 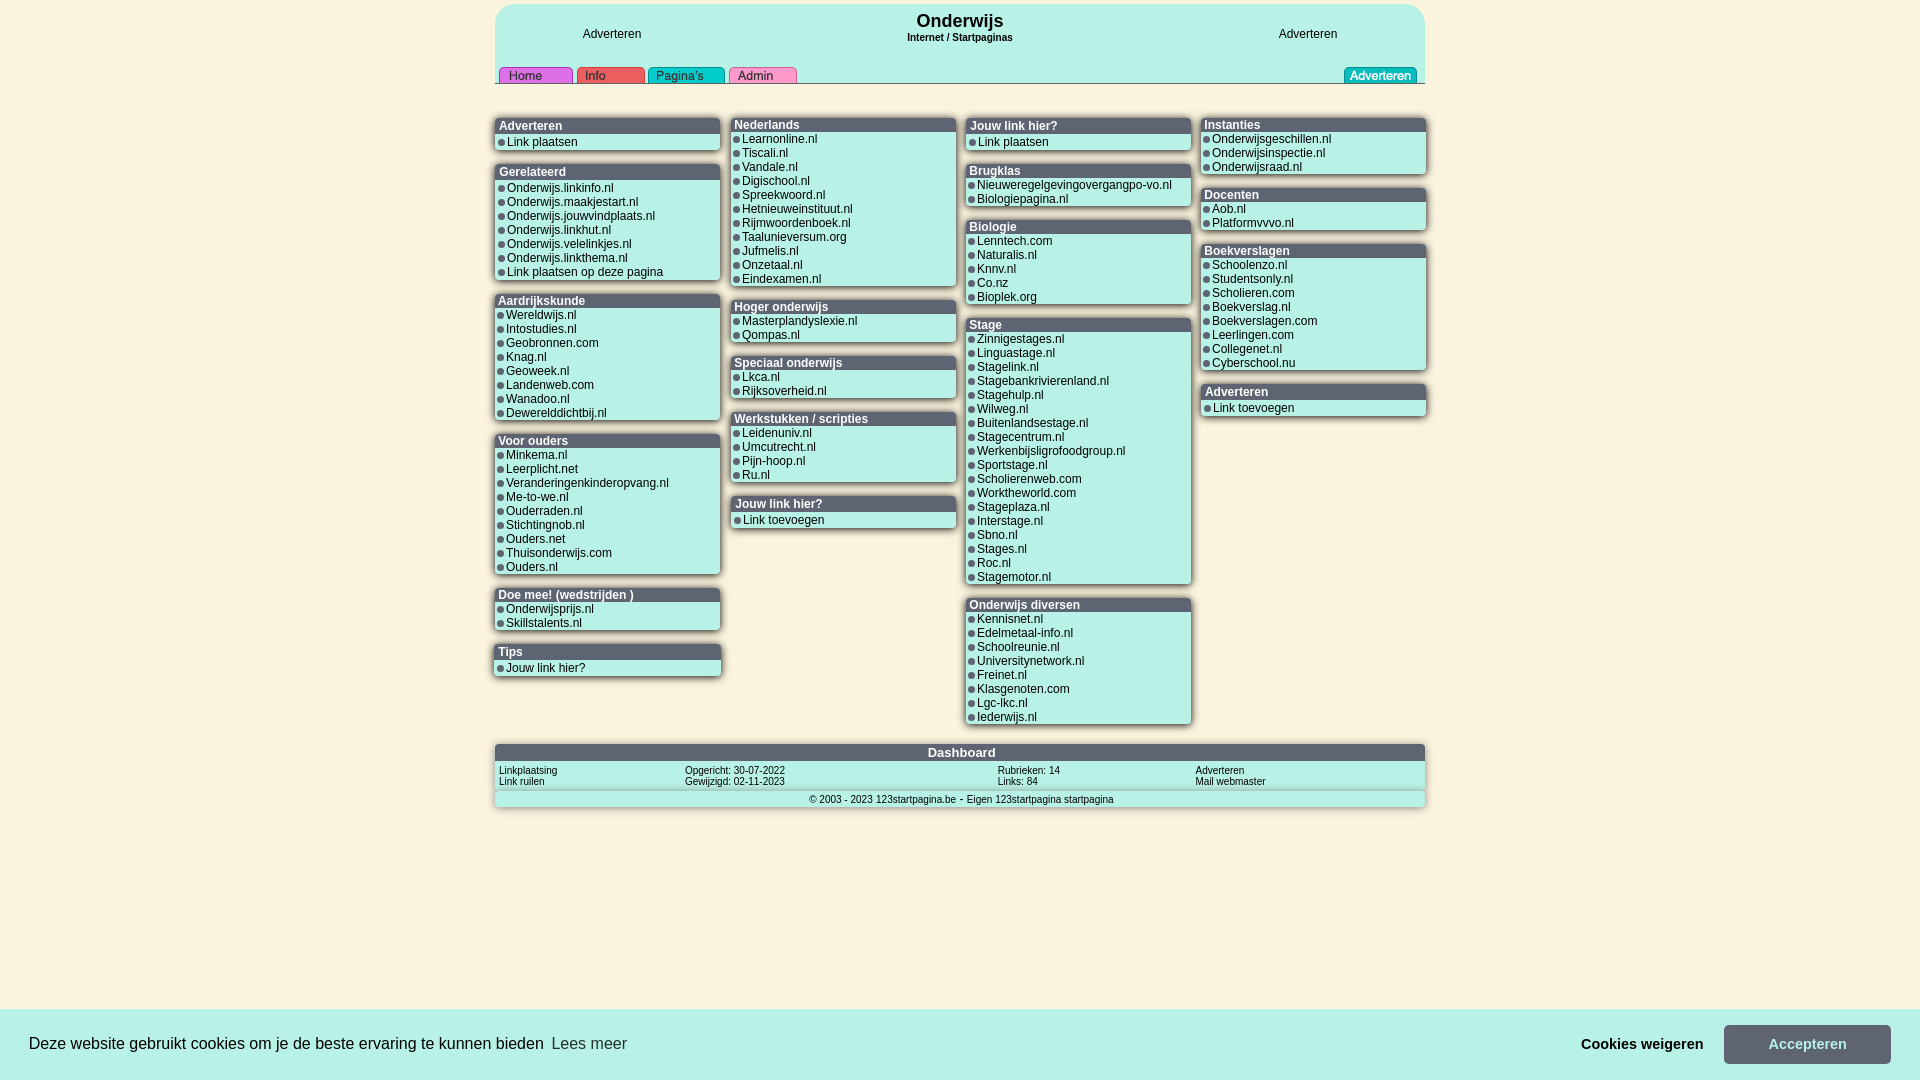 What do you see at coordinates (1020, 338) in the screenshot?
I see `'Zinnigestages.nl'` at bounding box center [1020, 338].